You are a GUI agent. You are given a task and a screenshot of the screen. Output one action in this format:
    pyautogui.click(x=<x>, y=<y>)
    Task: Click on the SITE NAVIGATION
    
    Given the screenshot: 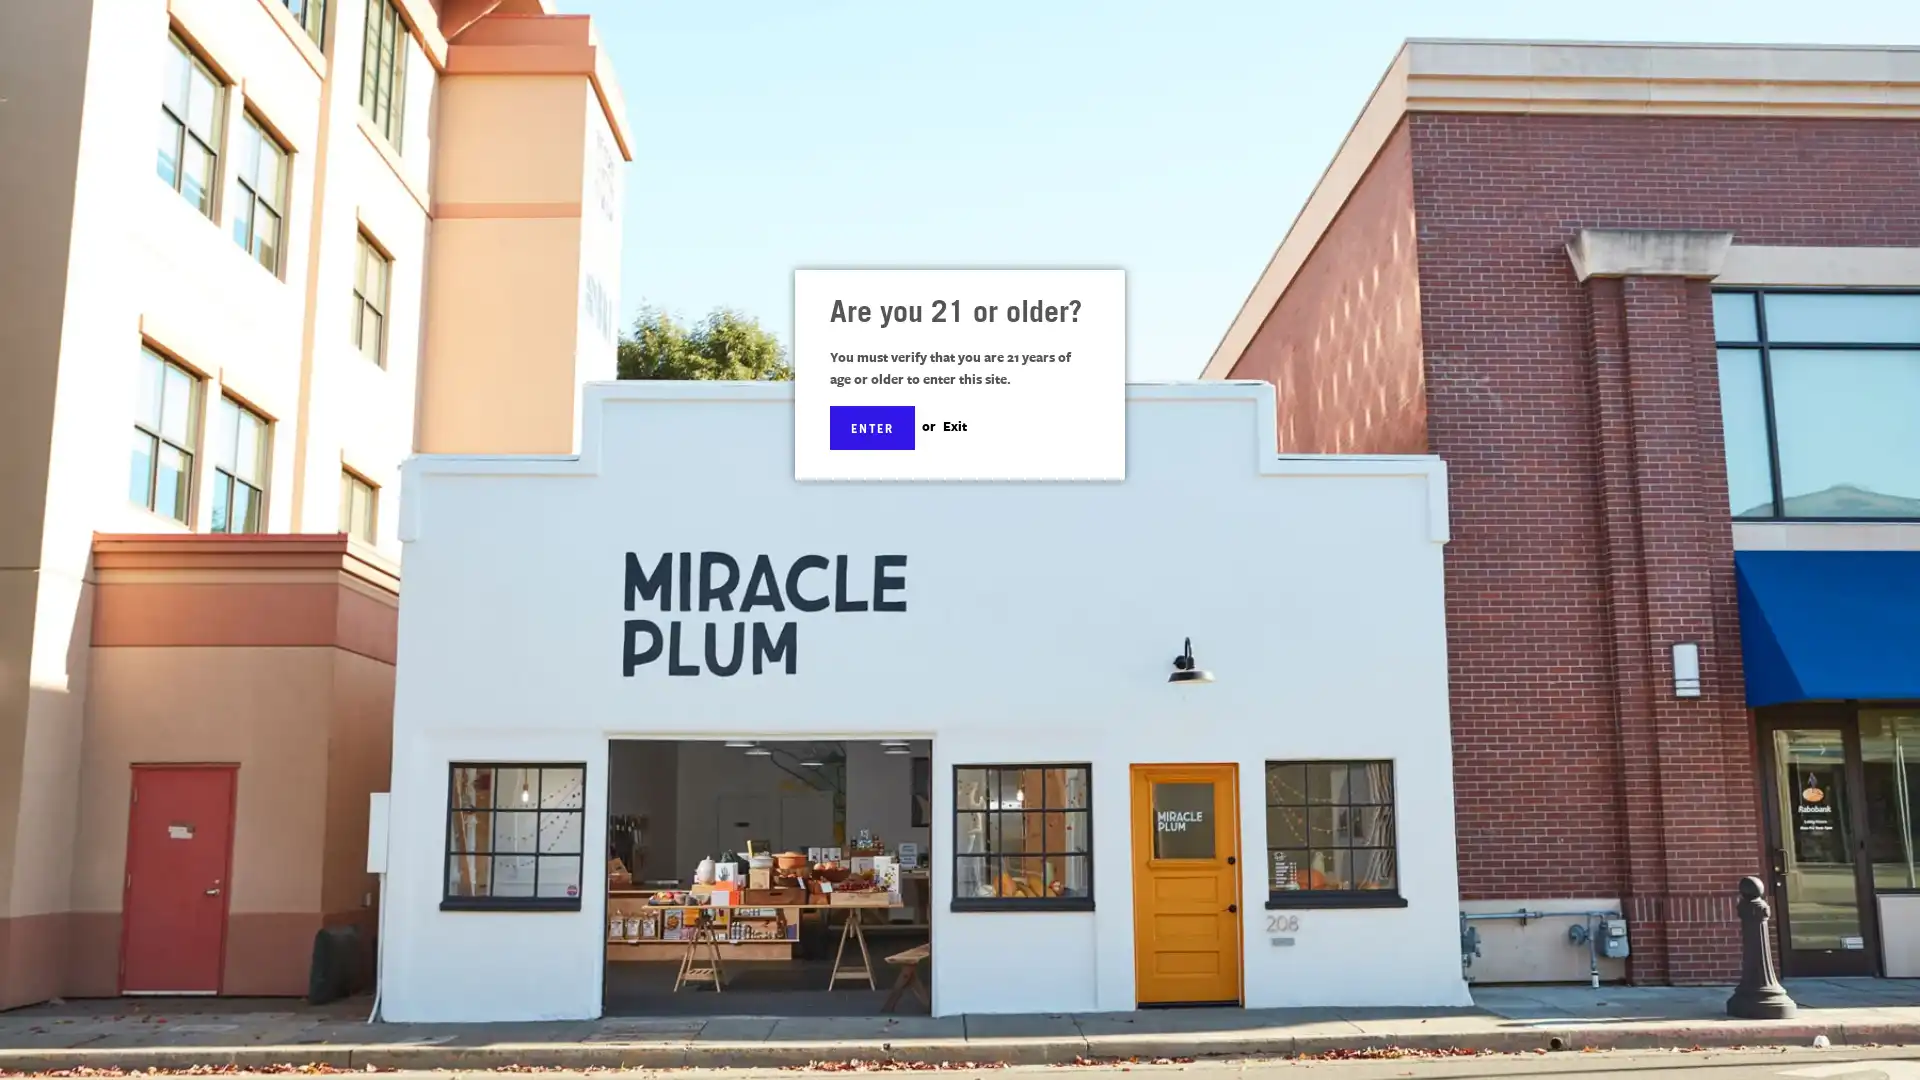 What is the action you would take?
    pyautogui.click(x=480, y=163)
    